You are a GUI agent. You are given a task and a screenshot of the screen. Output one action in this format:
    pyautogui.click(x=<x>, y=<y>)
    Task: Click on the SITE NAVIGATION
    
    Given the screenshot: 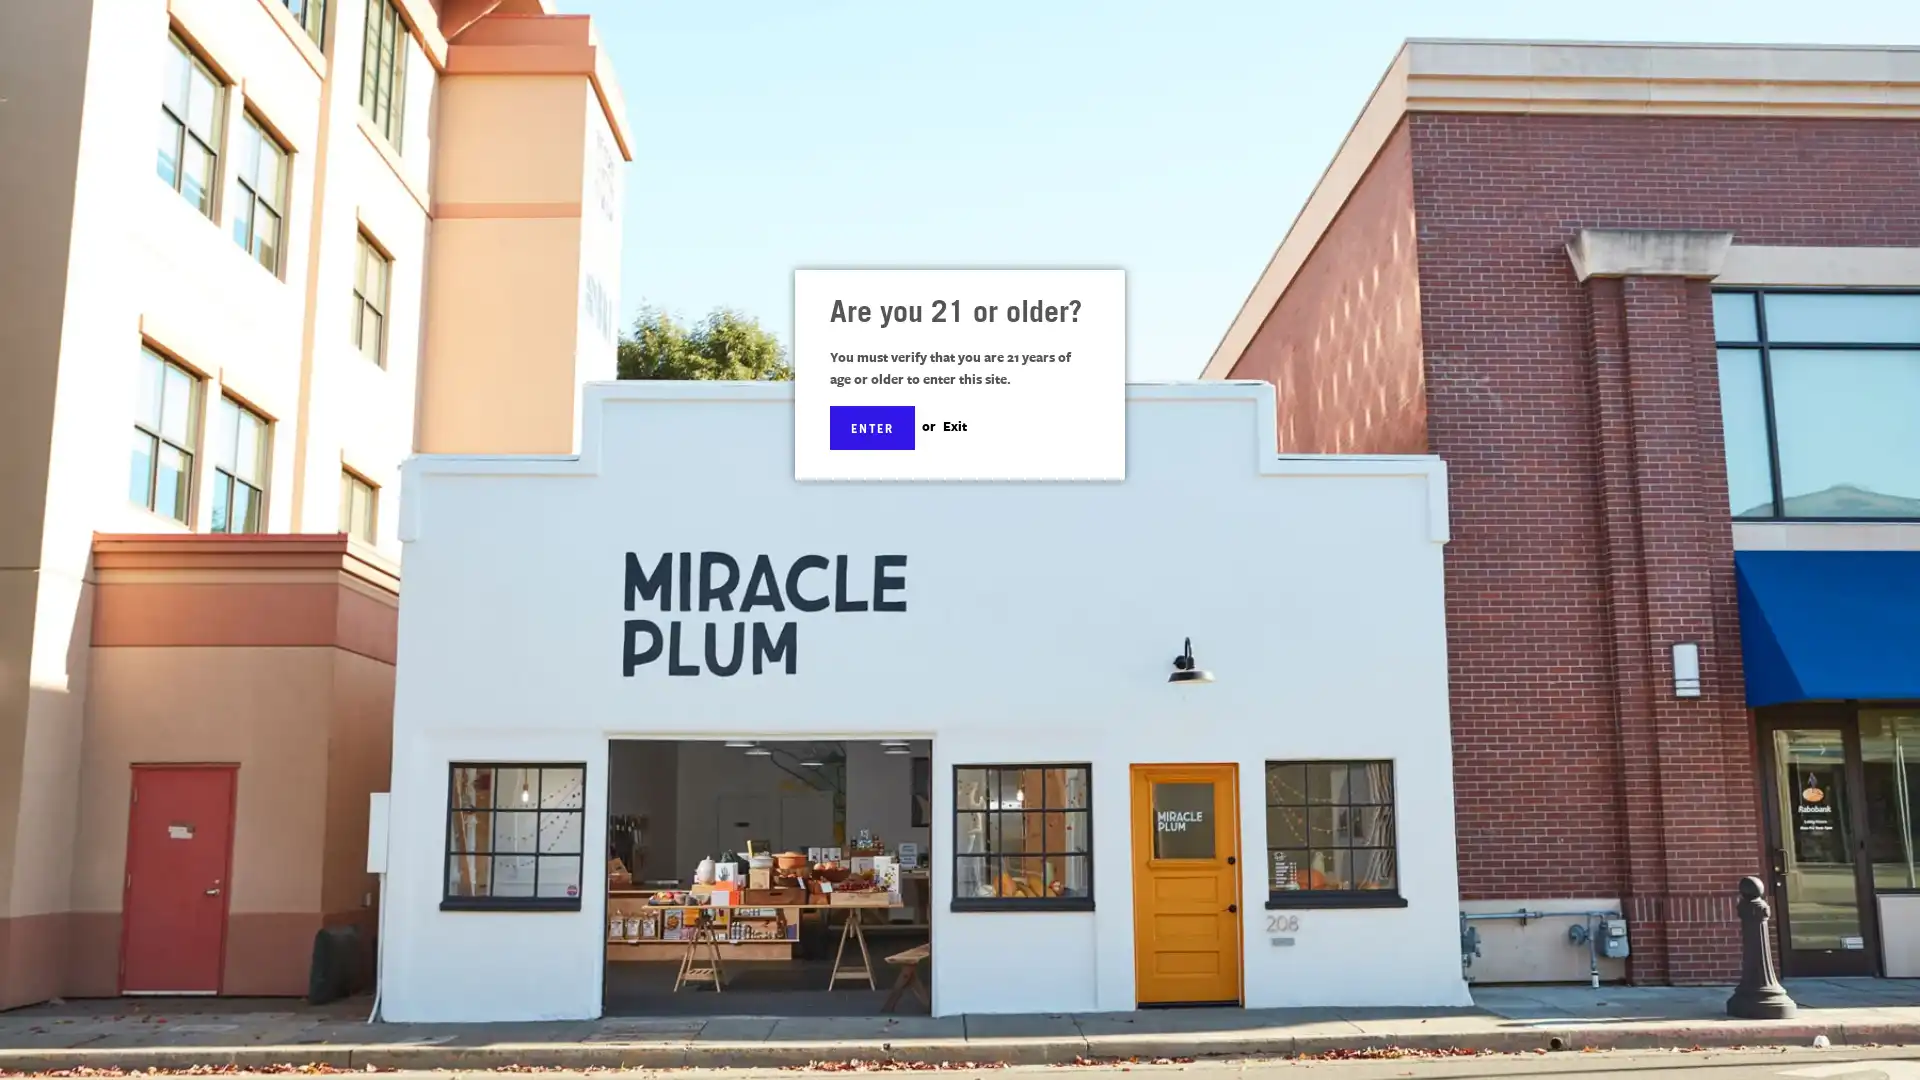 What is the action you would take?
    pyautogui.click(x=480, y=163)
    